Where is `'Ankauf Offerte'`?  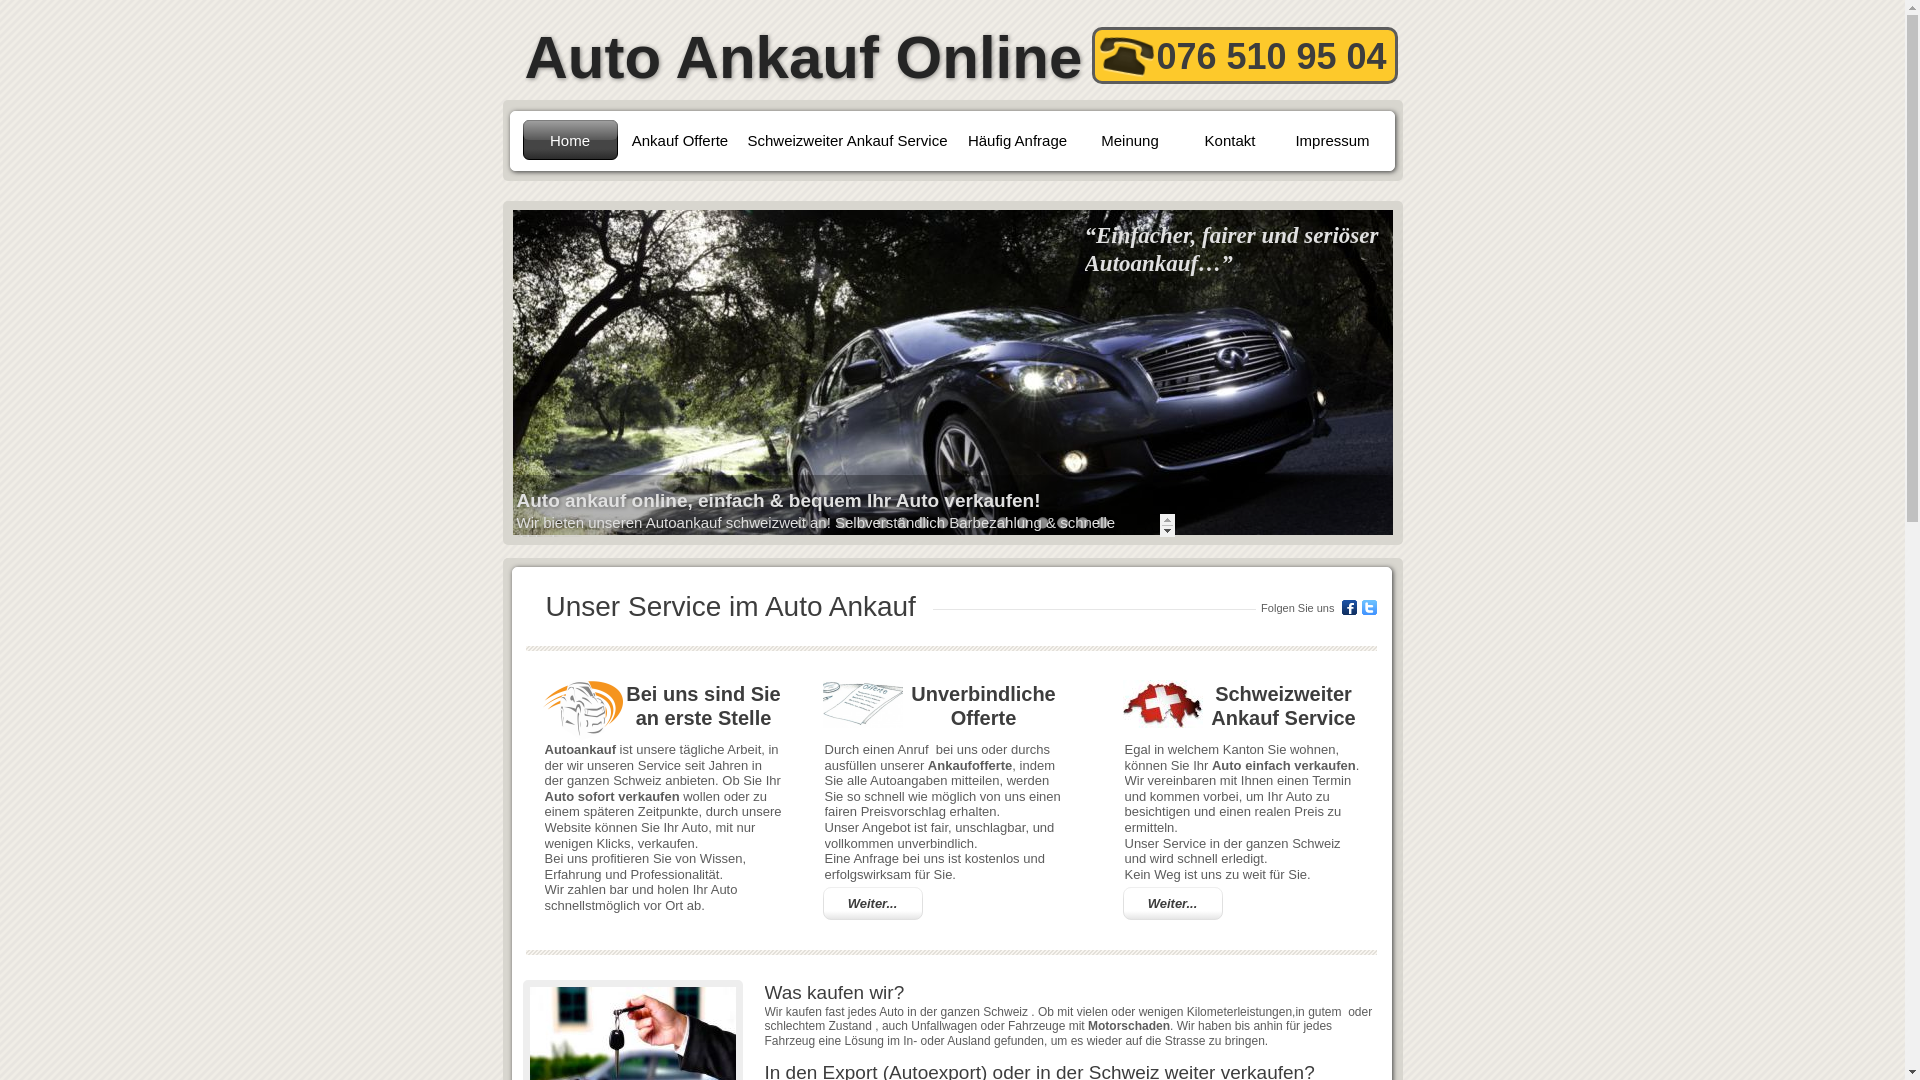 'Ankauf Offerte' is located at coordinates (679, 138).